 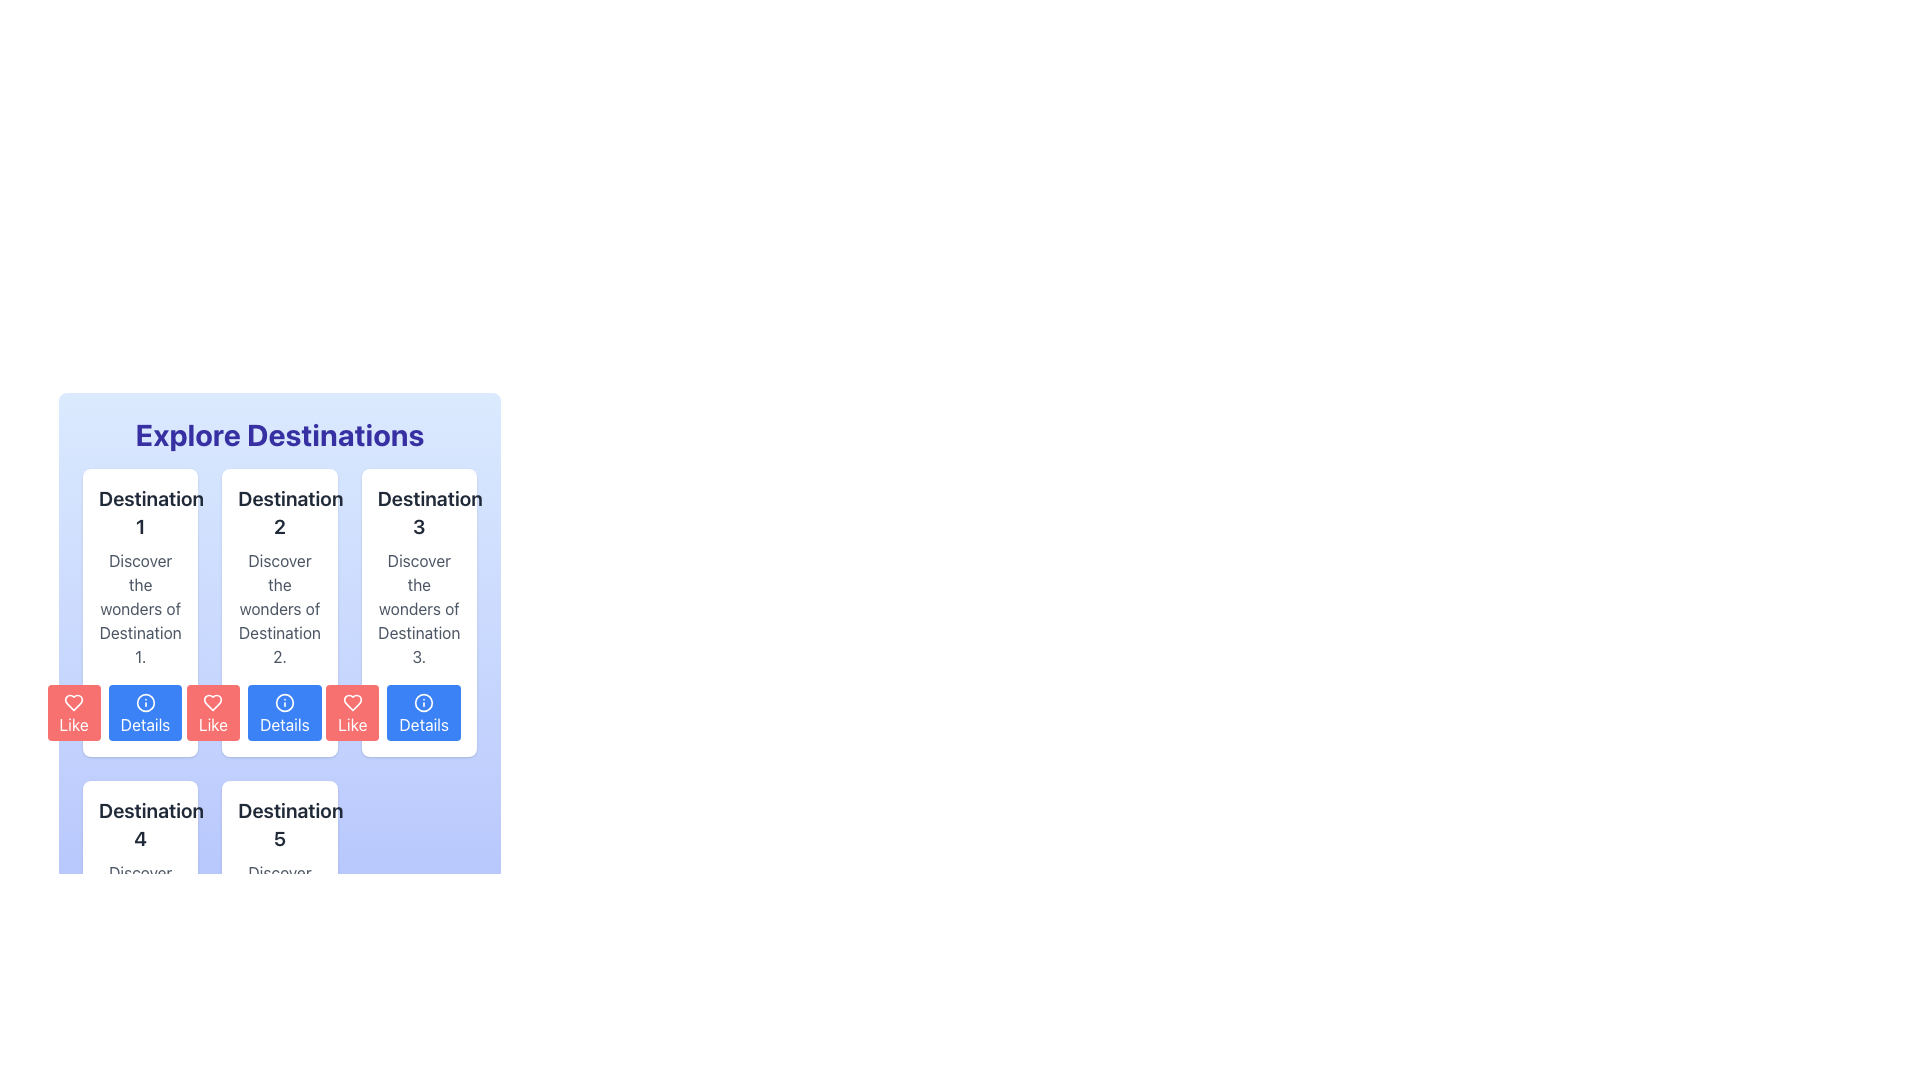 I want to click on the circular blue icon with a white 'i' character located within the 'Details' button of the second column for 'Destination 2', so click(x=283, y=701).